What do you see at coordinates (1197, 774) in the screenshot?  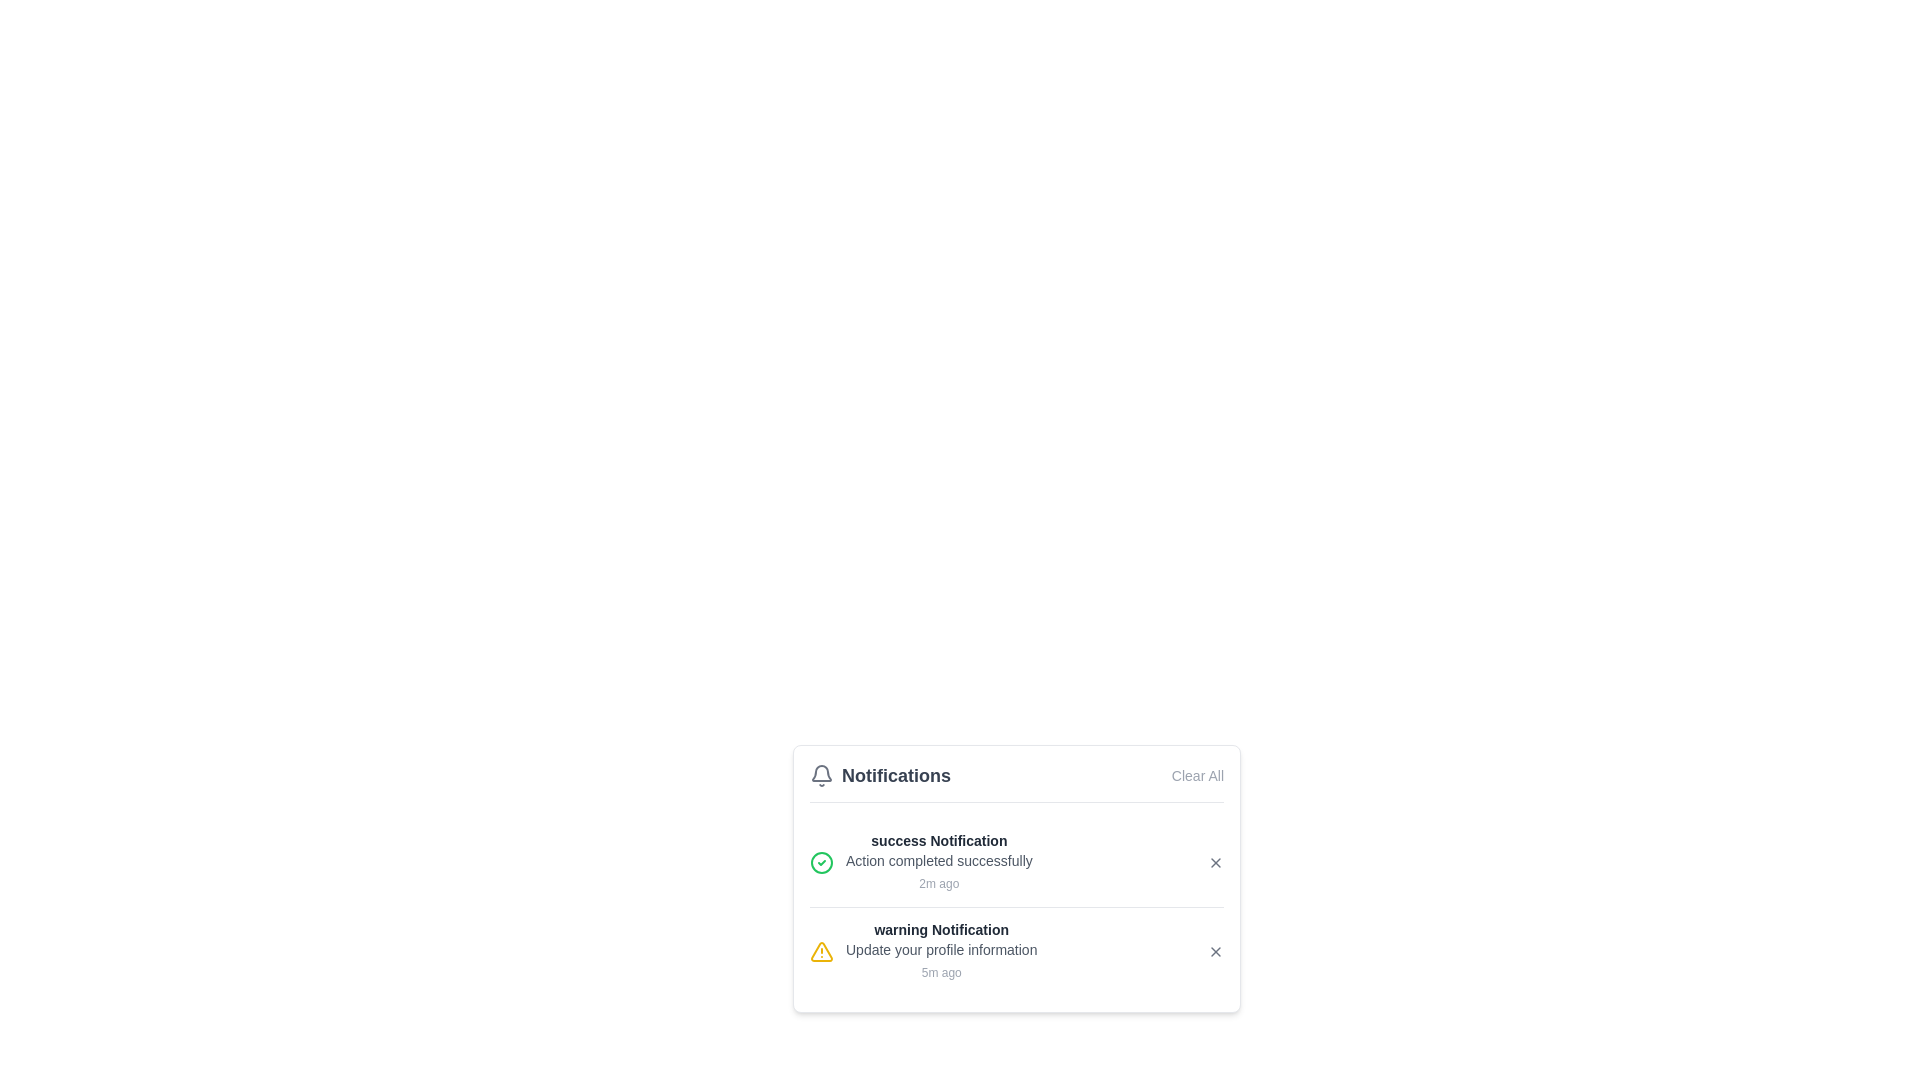 I see `the button located in the top right corner of the notifications header bar to clear all currently displayed notifications` at bounding box center [1197, 774].